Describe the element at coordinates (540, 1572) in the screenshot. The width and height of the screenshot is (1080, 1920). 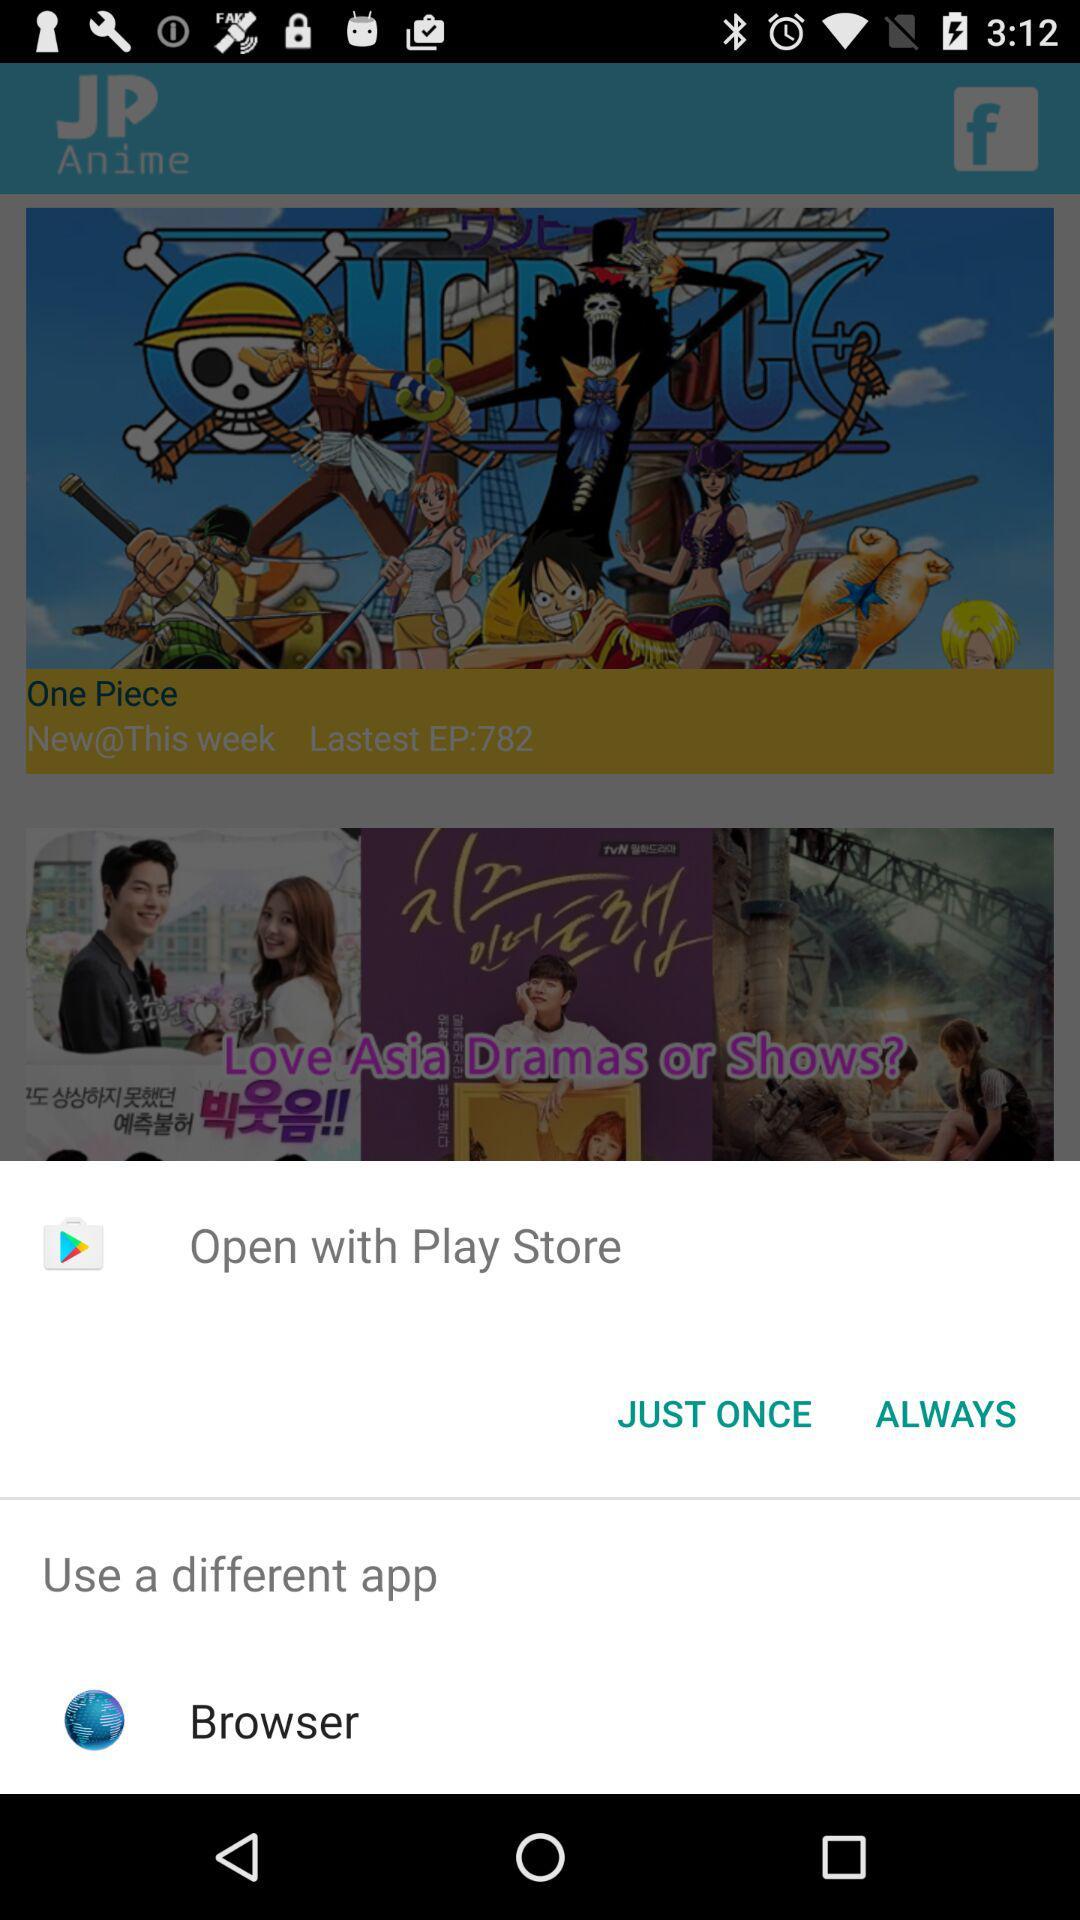
I see `item above browser app` at that location.